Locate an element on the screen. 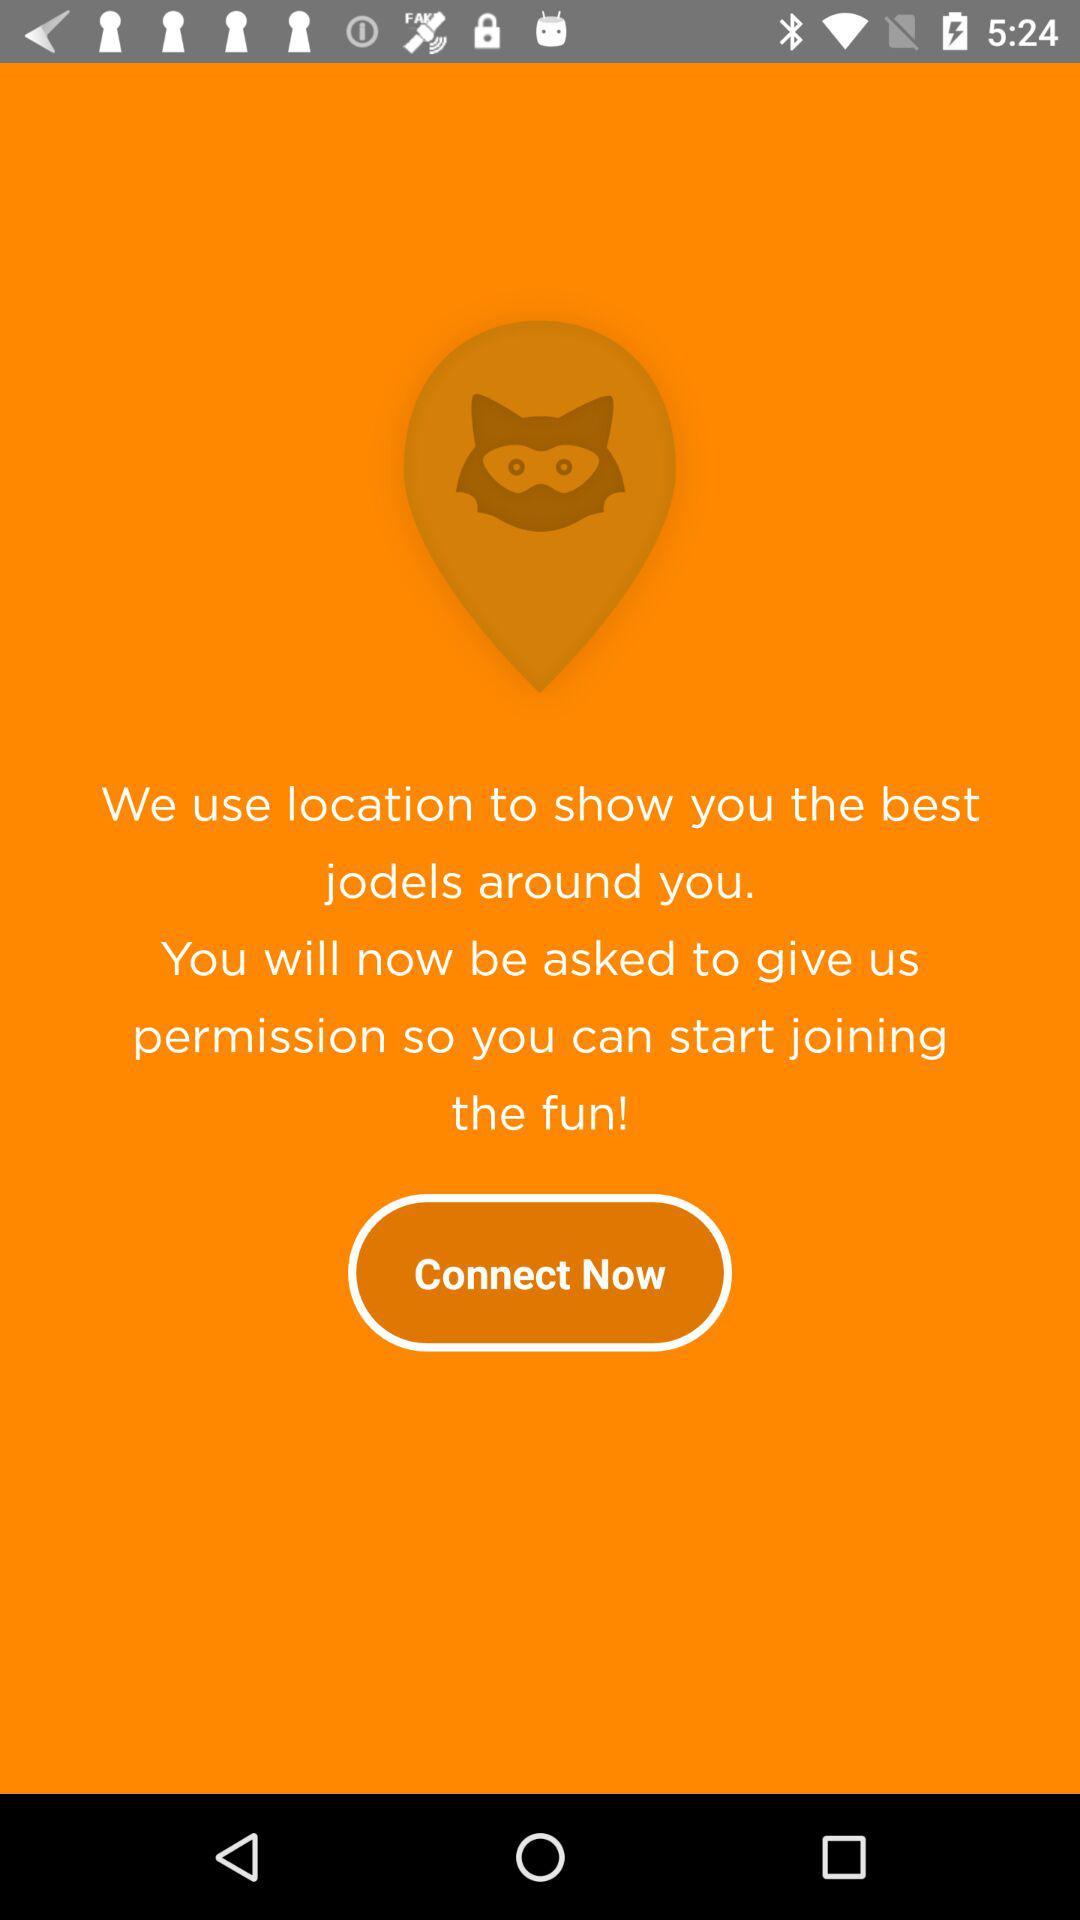  the connect now item is located at coordinates (540, 1271).